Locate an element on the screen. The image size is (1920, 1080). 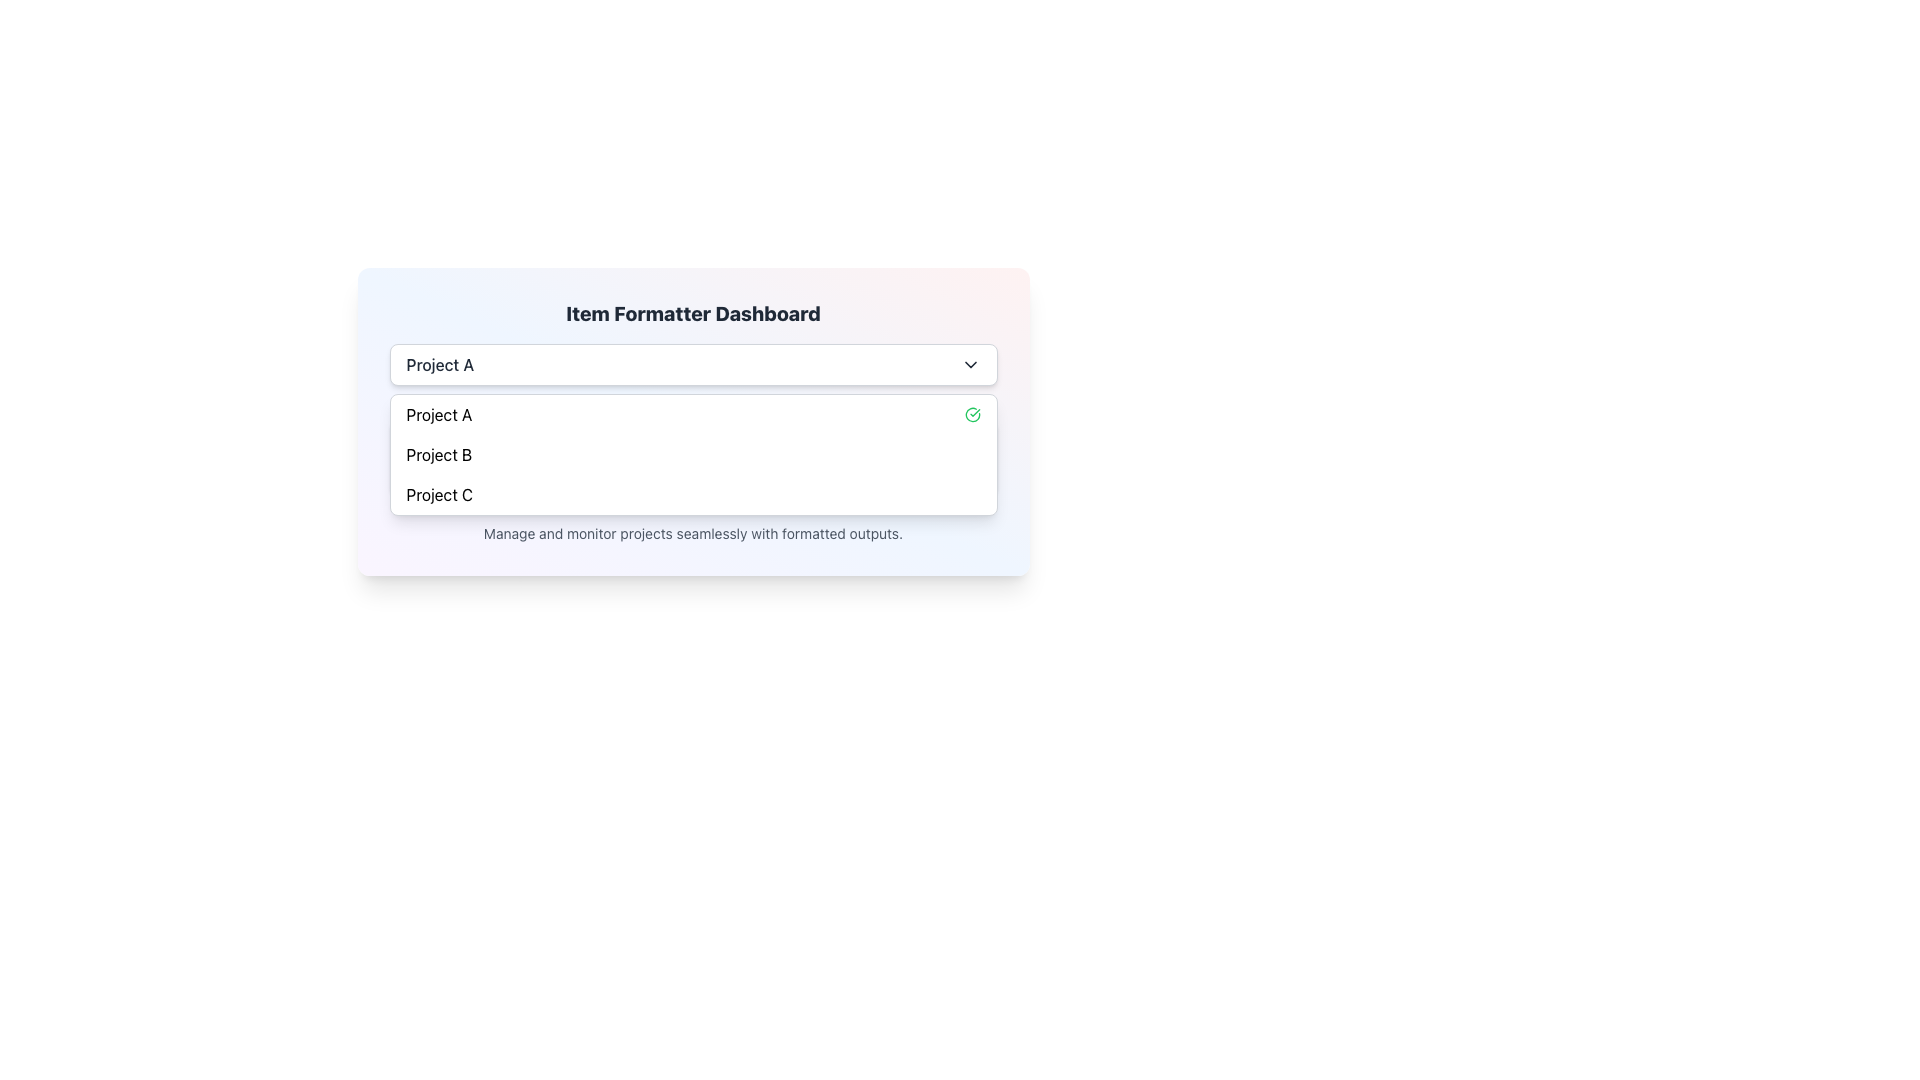
the green outlined circle icon with a checkmark inside, located to the right of the 'Project A' dropdown list item, indicating completion or approval is located at coordinates (972, 414).